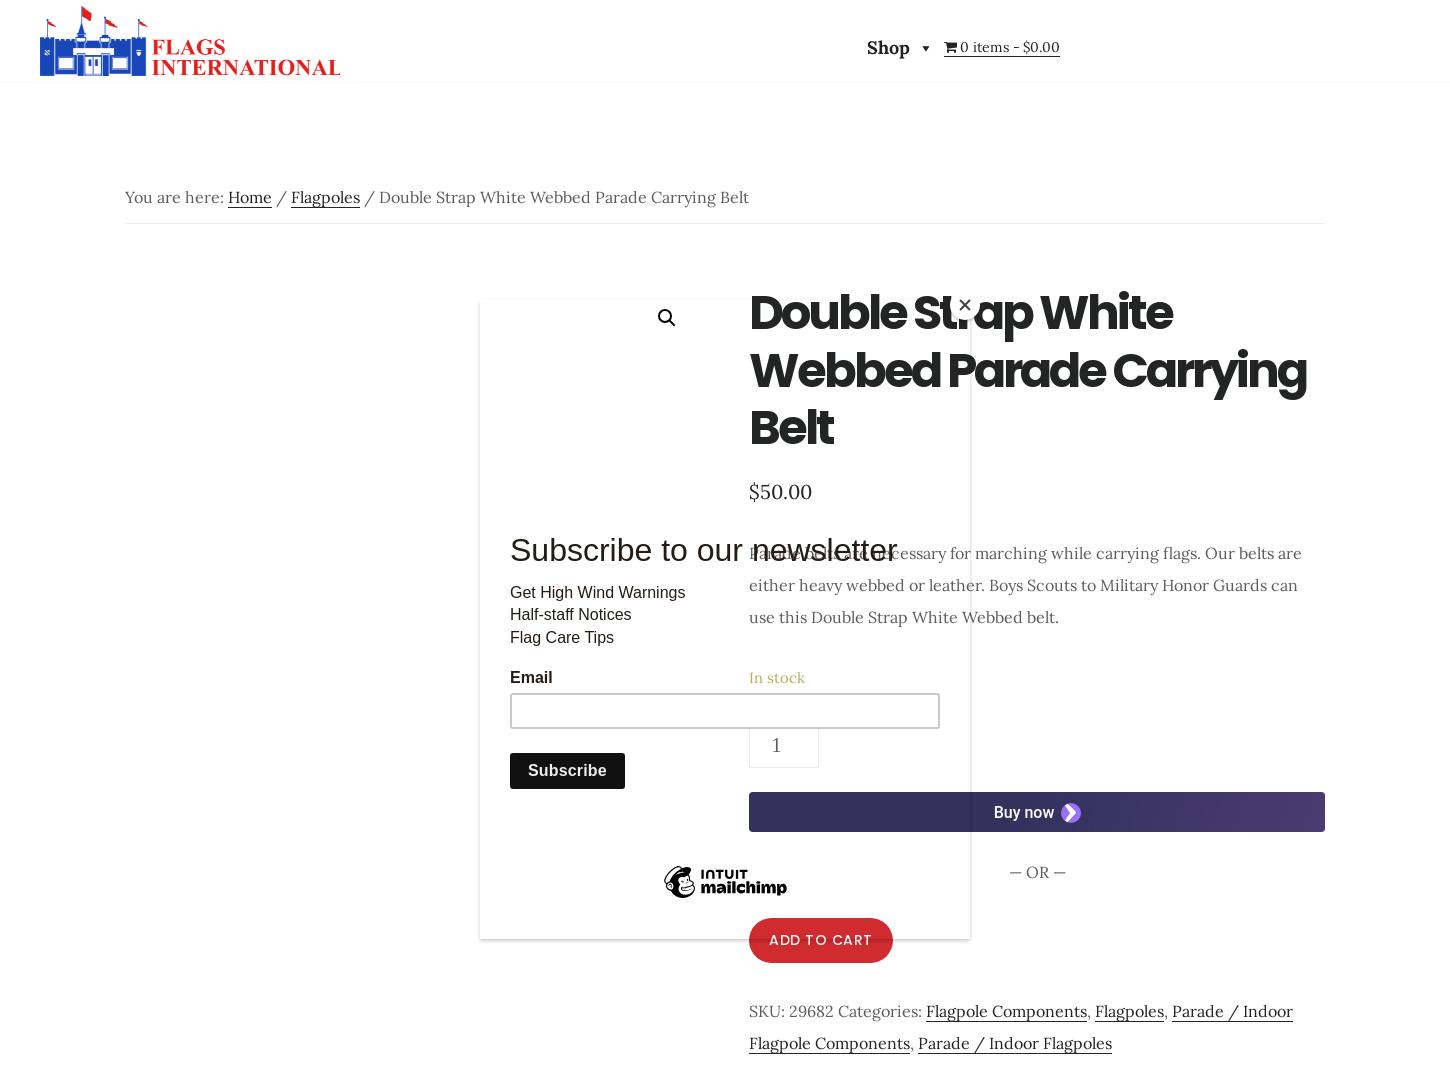 This screenshot has height=1077, width=1450. I want to click on 'Figurines', so click(1016, 518).